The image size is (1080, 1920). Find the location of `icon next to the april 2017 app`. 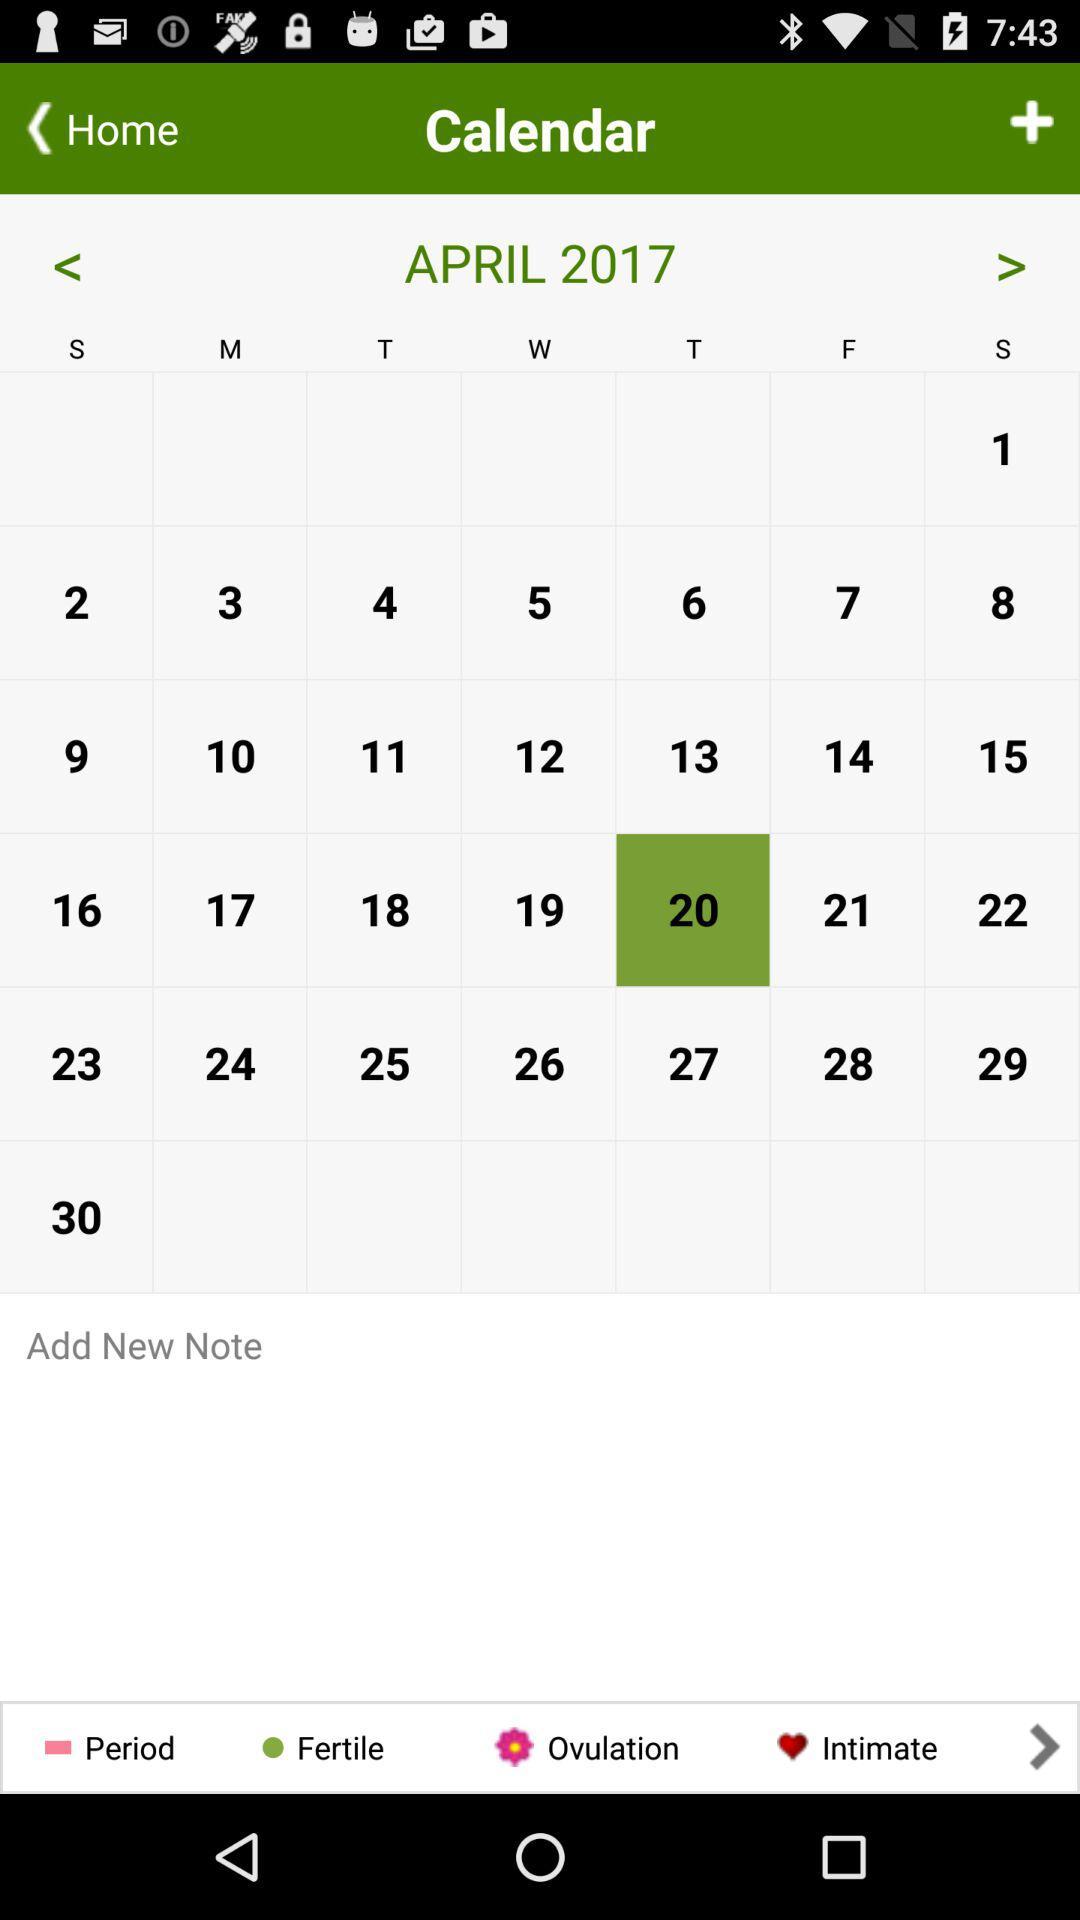

icon next to the april 2017 app is located at coordinates (945, 261).